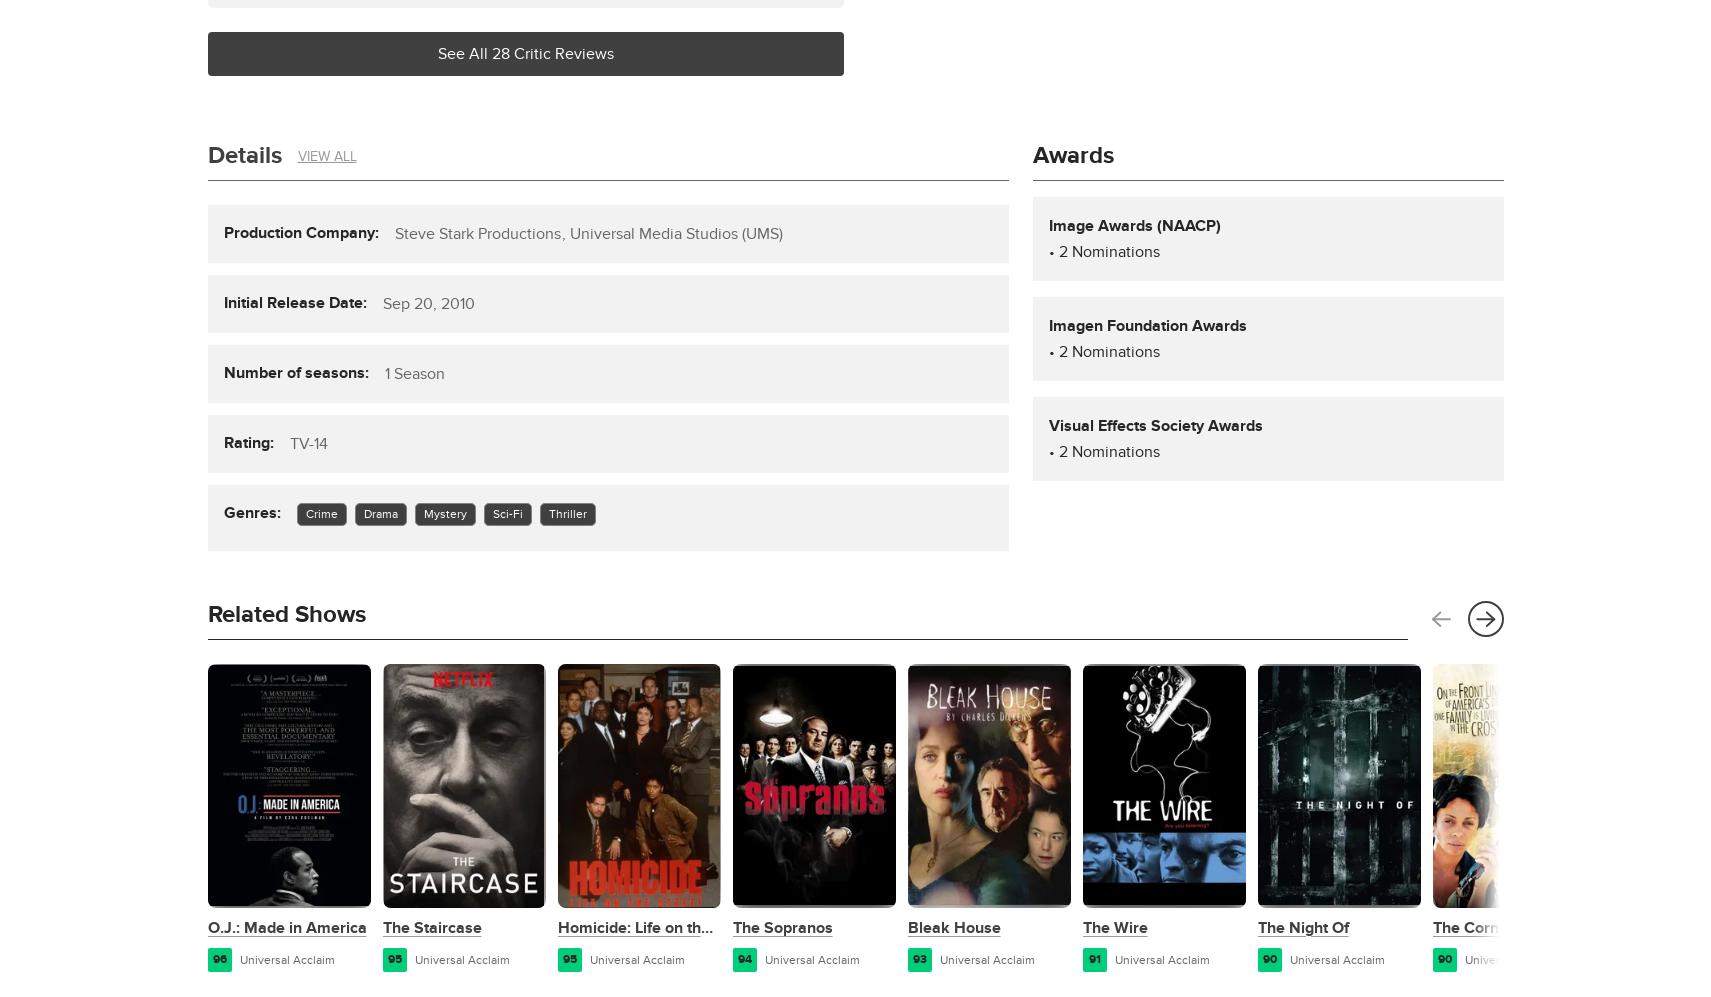 The image size is (1711, 997). I want to click on '1 Season', so click(414, 373).